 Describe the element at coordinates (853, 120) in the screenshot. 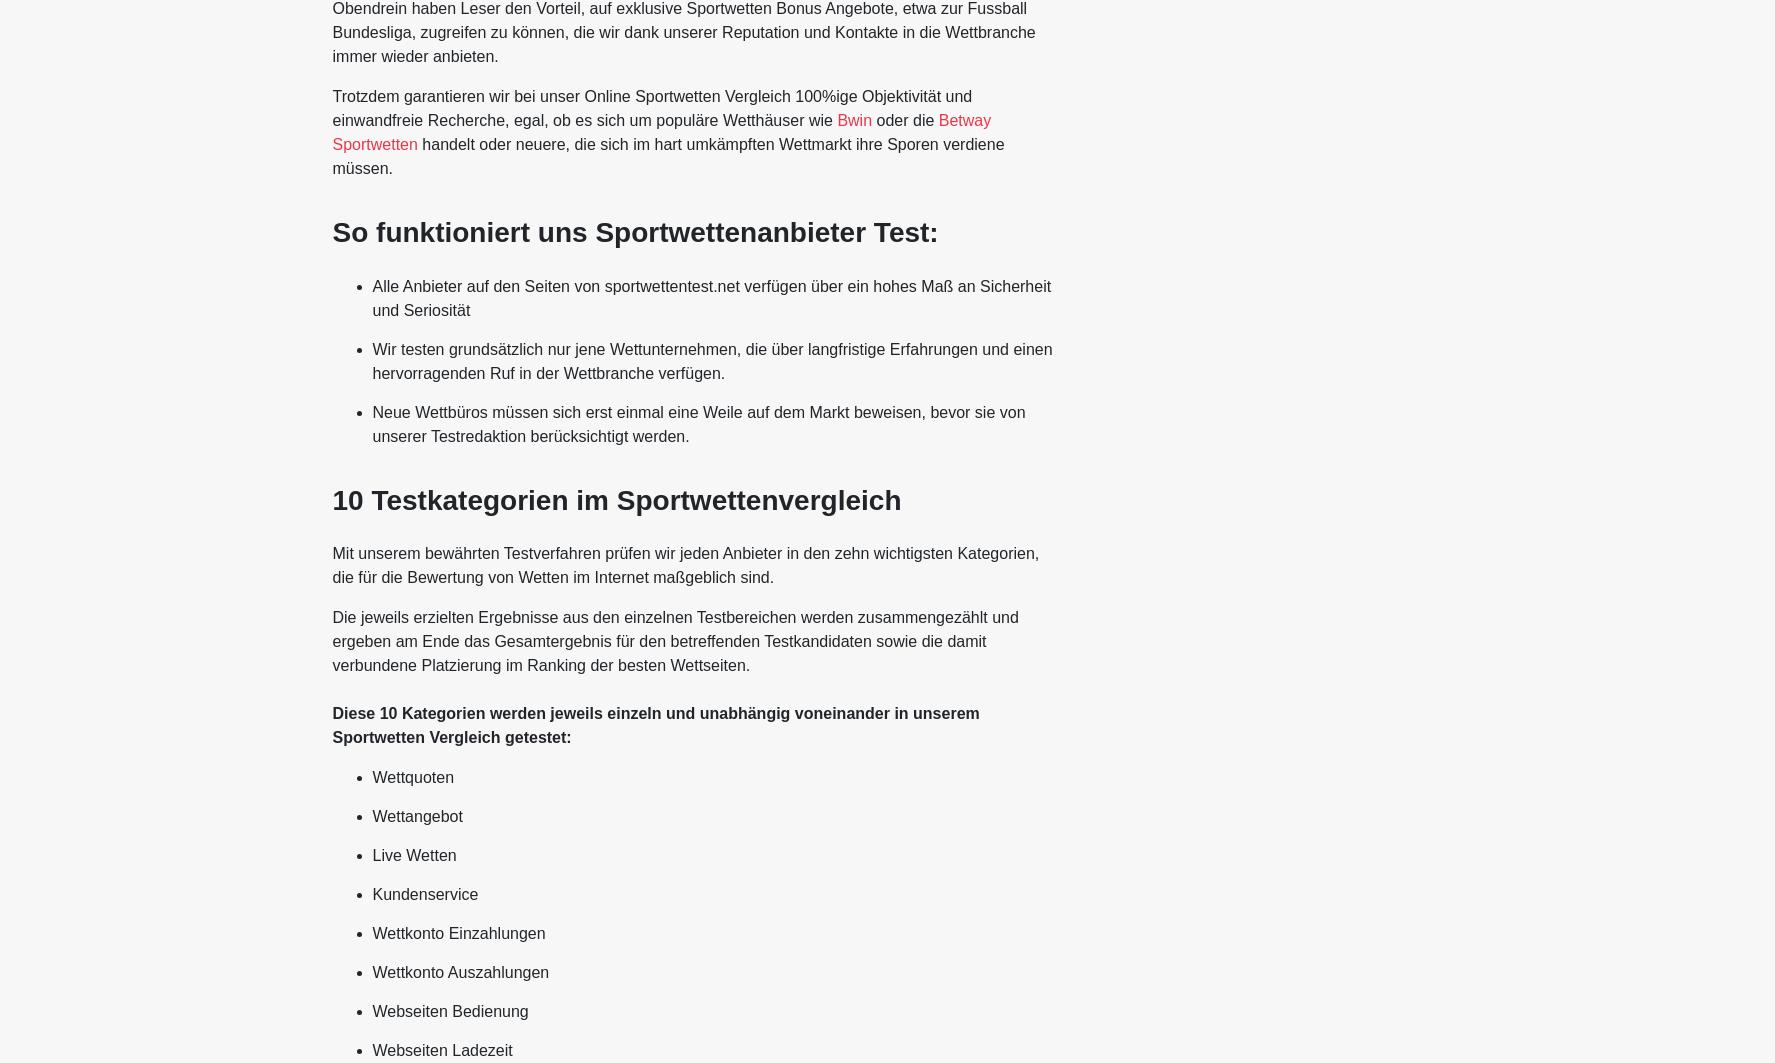

I see `'Bwin'` at that location.